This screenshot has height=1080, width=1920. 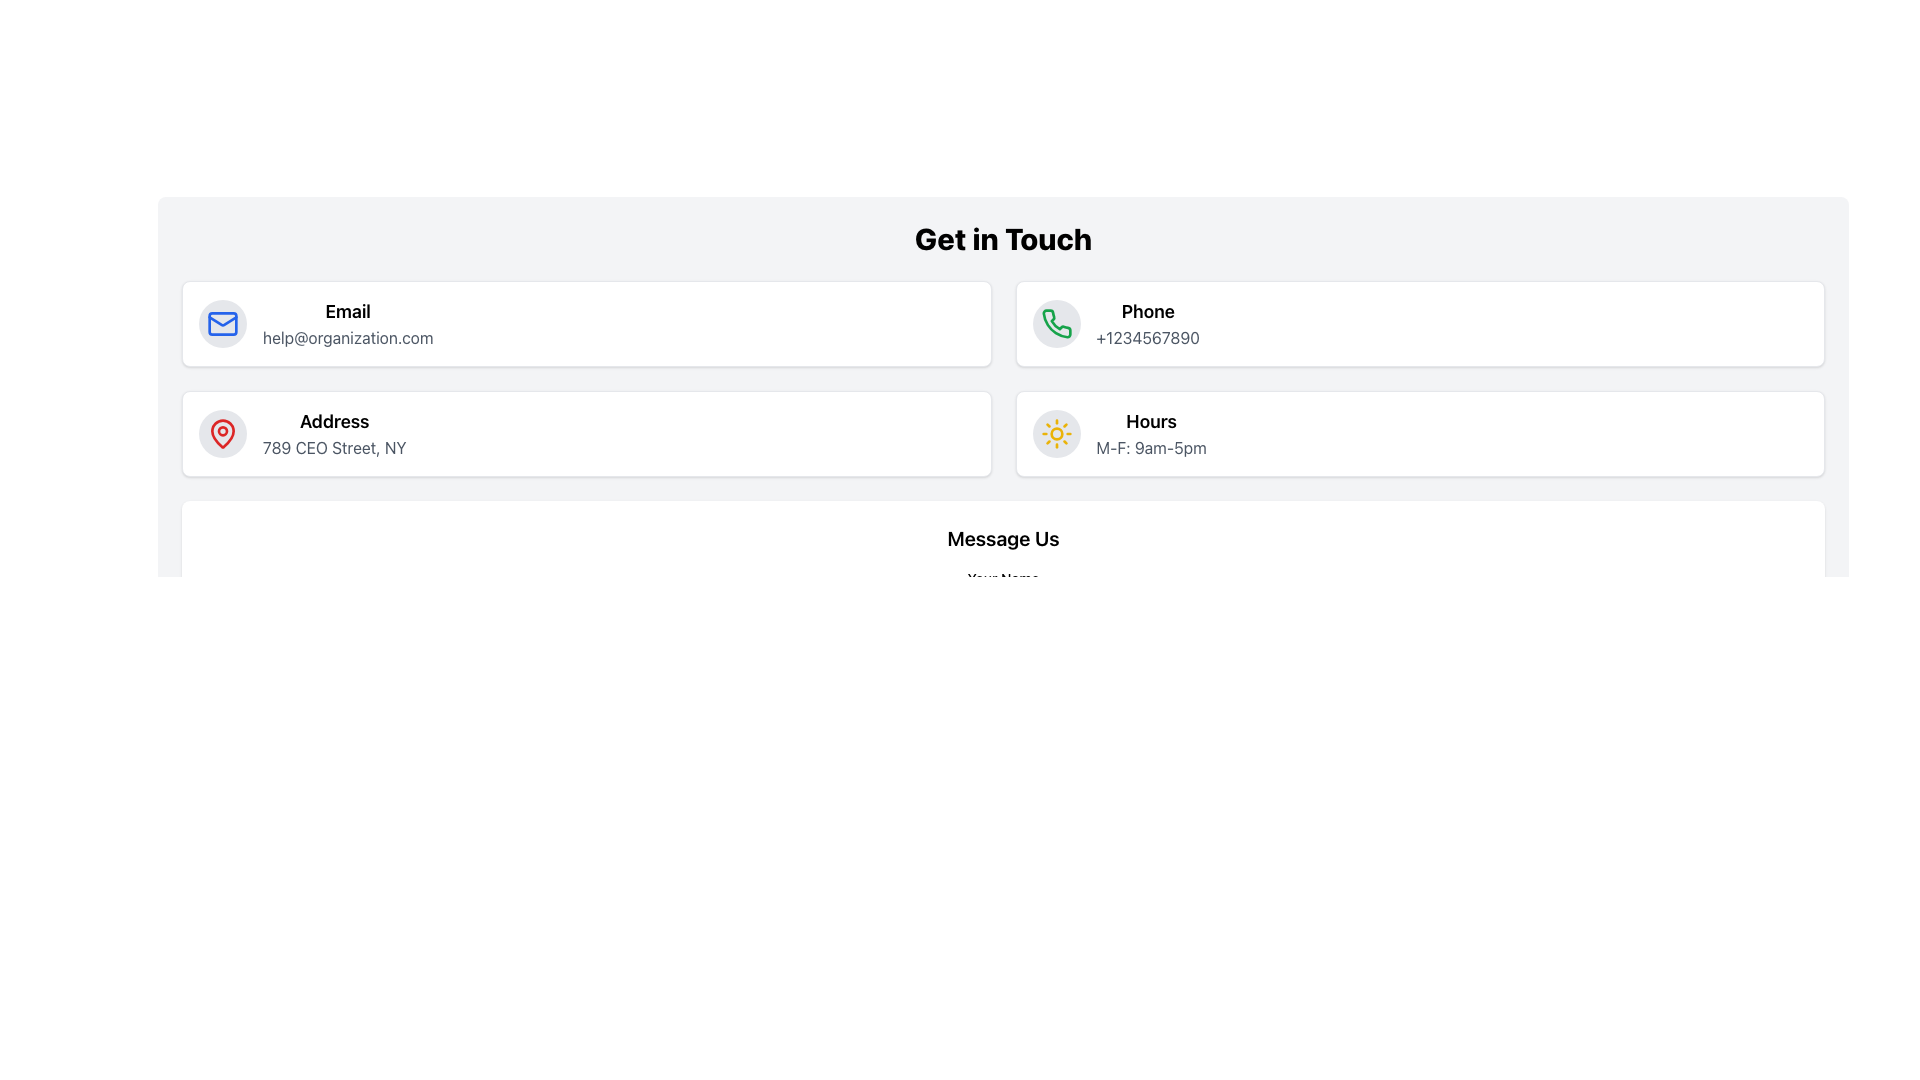 I want to click on the 'Address' text block which displays '789 CEO Street, NY' in a grayish font, located within a white rectangular card adjacent to a red pin icon, so click(x=334, y=433).